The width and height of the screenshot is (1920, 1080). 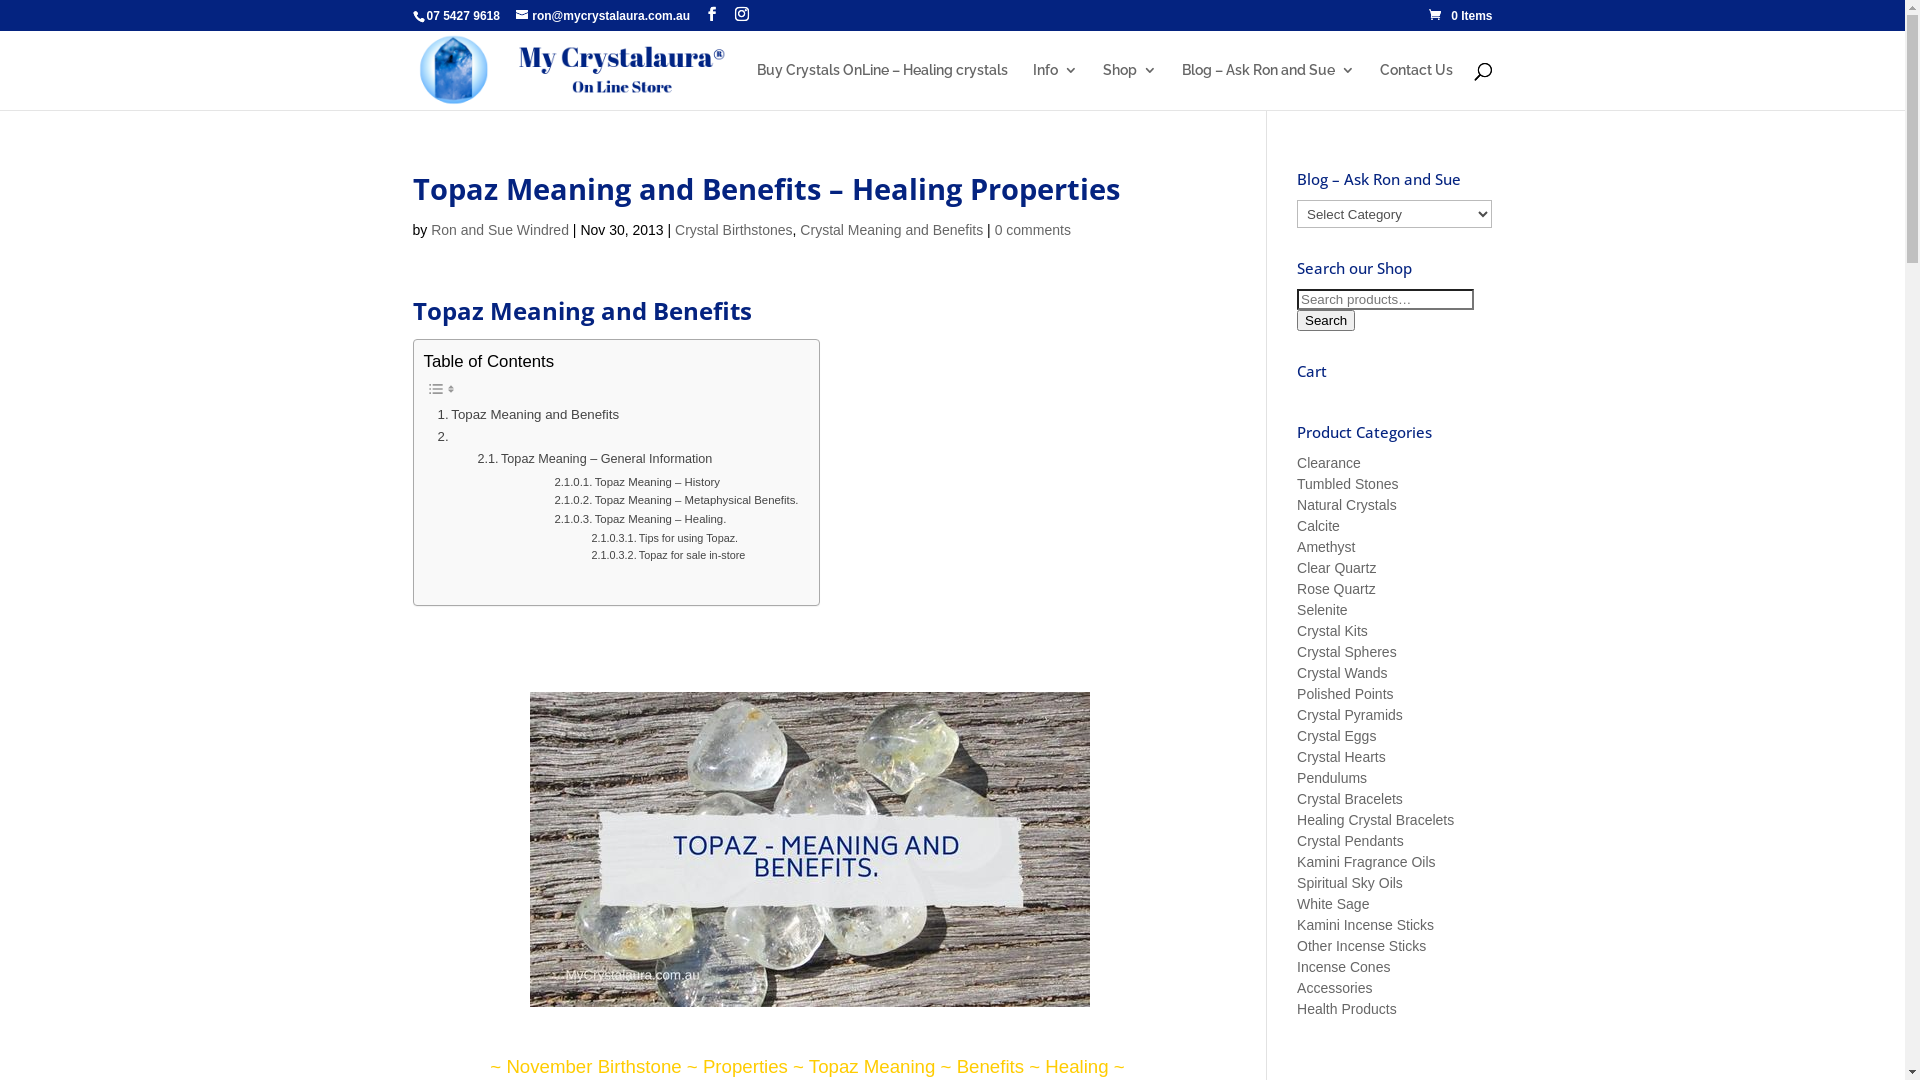 What do you see at coordinates (1349, 882) in the screenshot?
I see `'Spiritual Sky Oils'` at bounding box center [1349, 882].